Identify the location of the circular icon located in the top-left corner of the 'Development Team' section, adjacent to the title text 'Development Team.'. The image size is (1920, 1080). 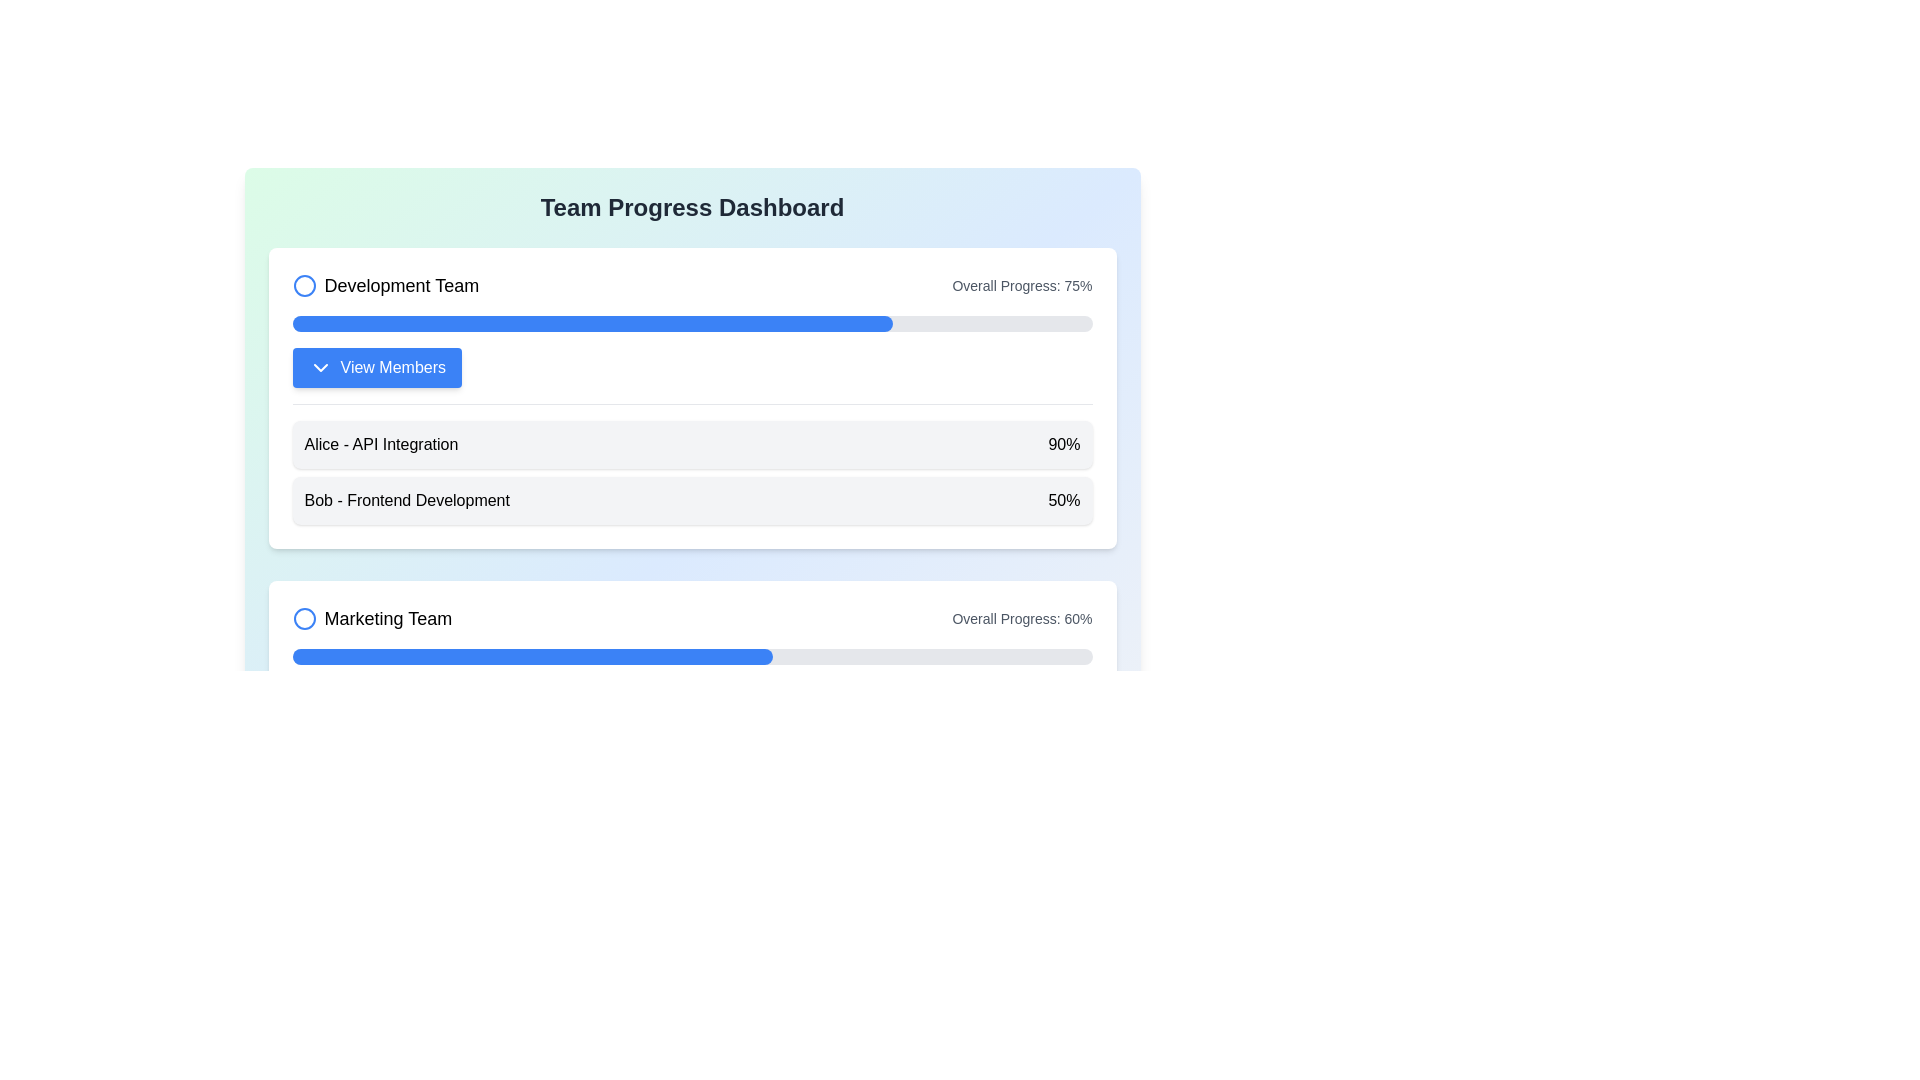
(303, 285).